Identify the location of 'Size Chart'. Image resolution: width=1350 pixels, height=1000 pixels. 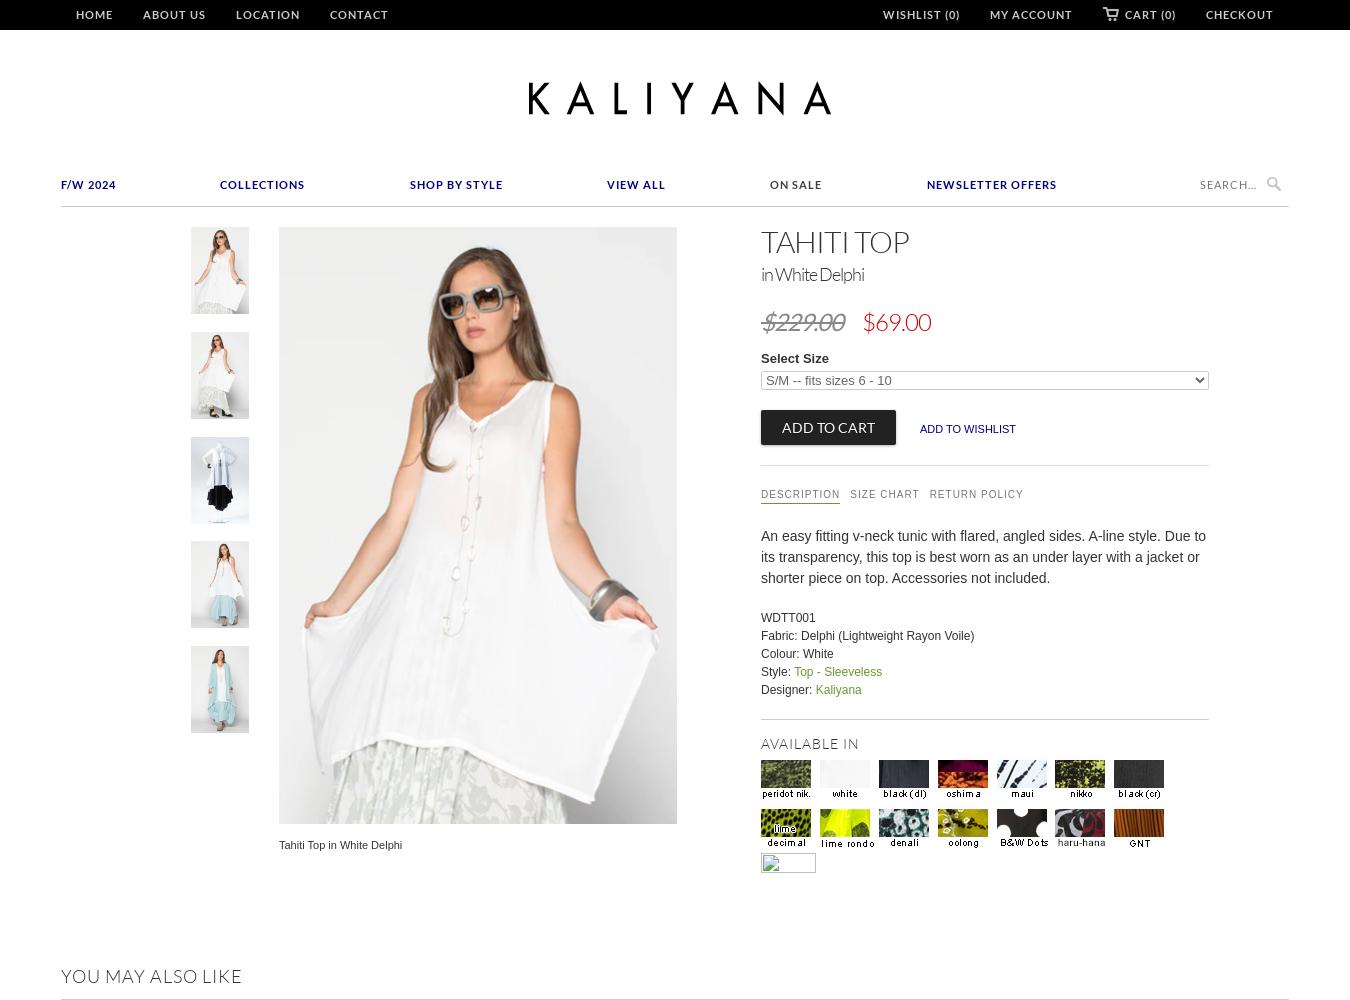
(884, 492).